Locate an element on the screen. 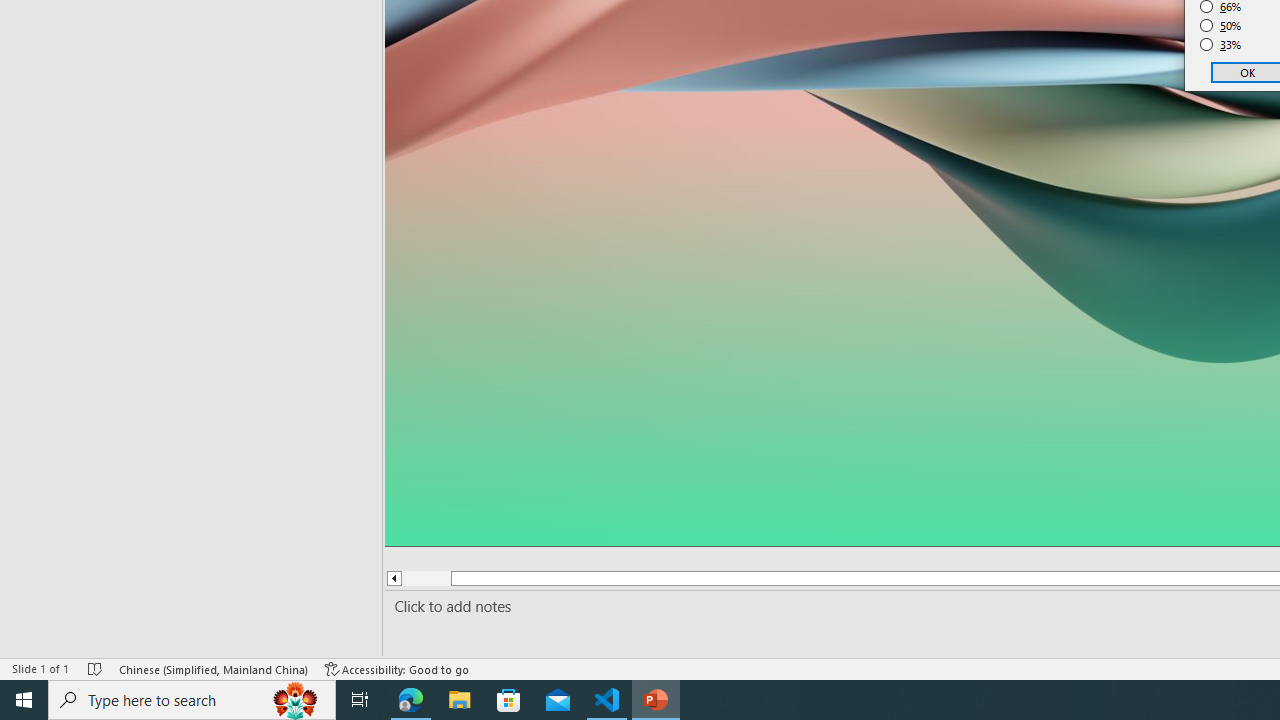 The height and width of the screenshot is (720, 1280). 'Visual Studio Code - 1 running window' is located at coordinates (606, 698).